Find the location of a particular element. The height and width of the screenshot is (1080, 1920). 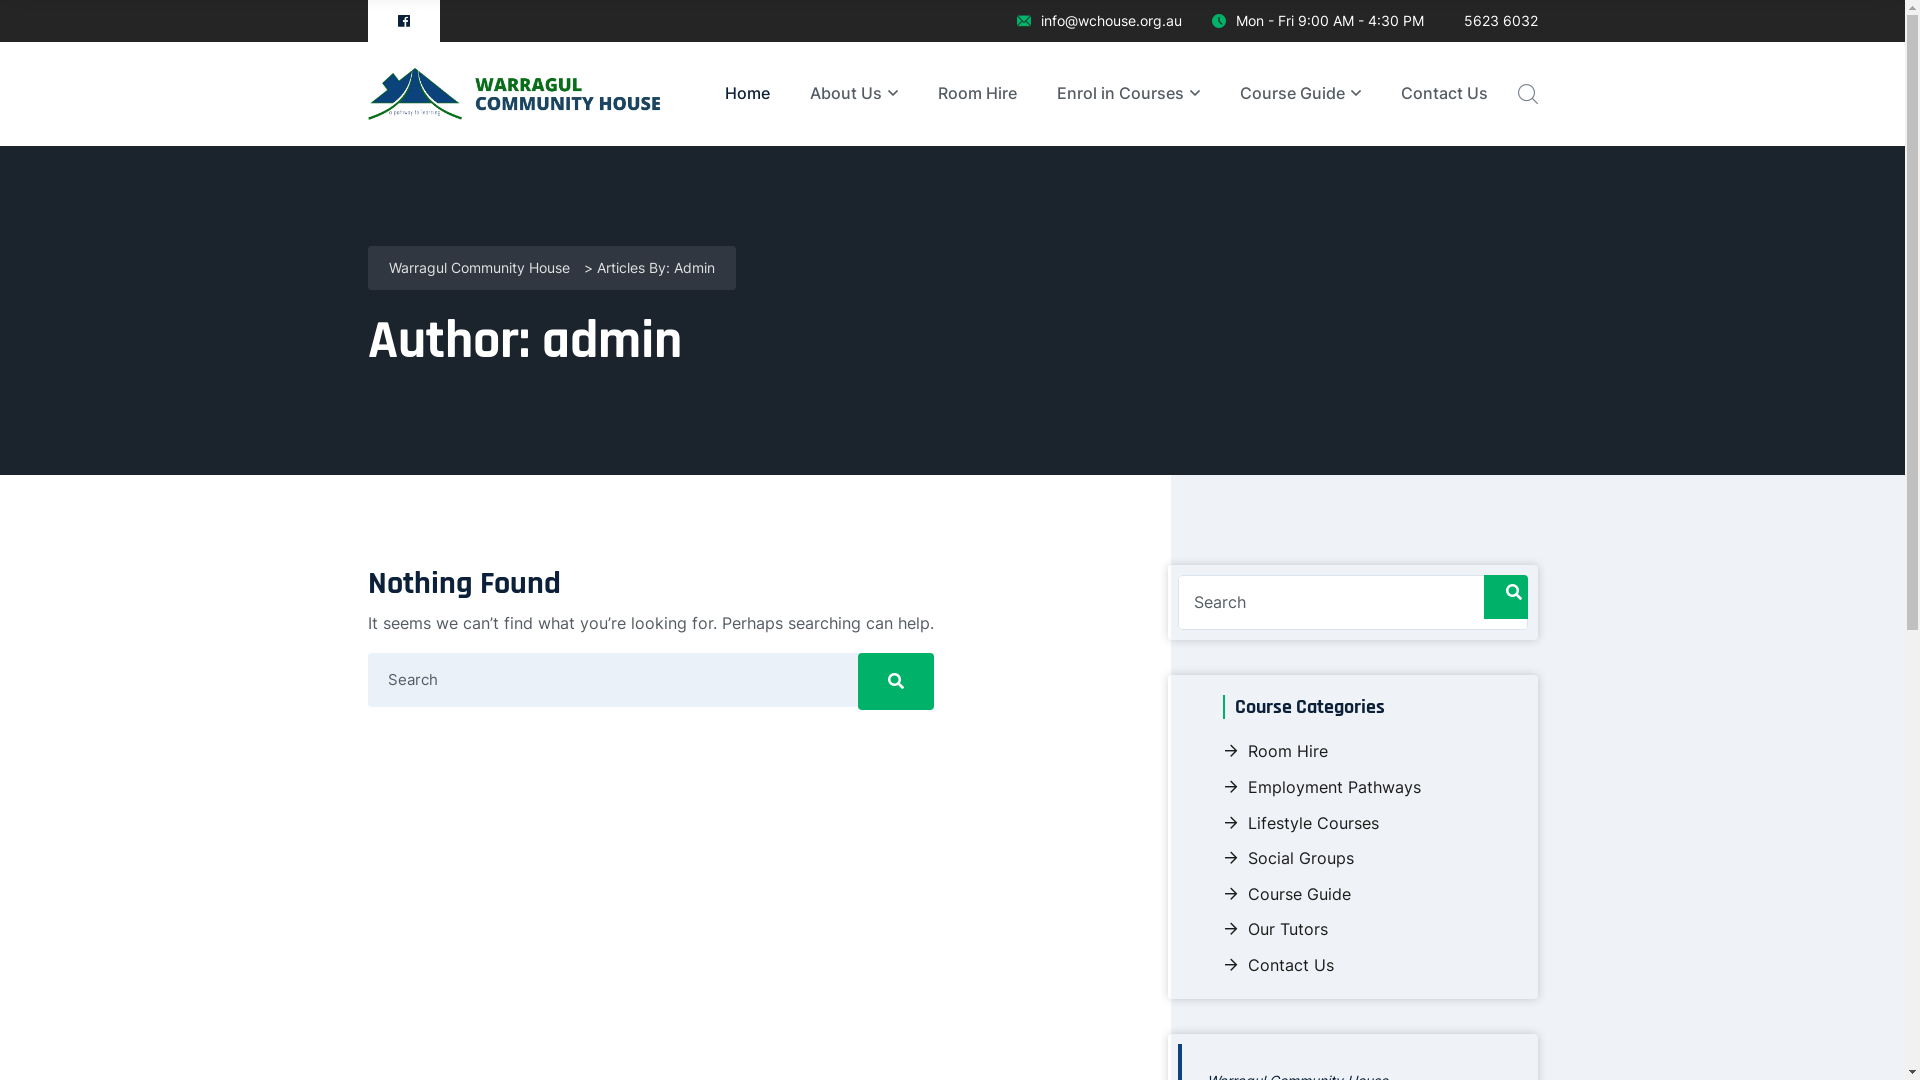

'Mon - Fri 9:00 AM - 4:30 PM' is located at coordinates (1210, 20).